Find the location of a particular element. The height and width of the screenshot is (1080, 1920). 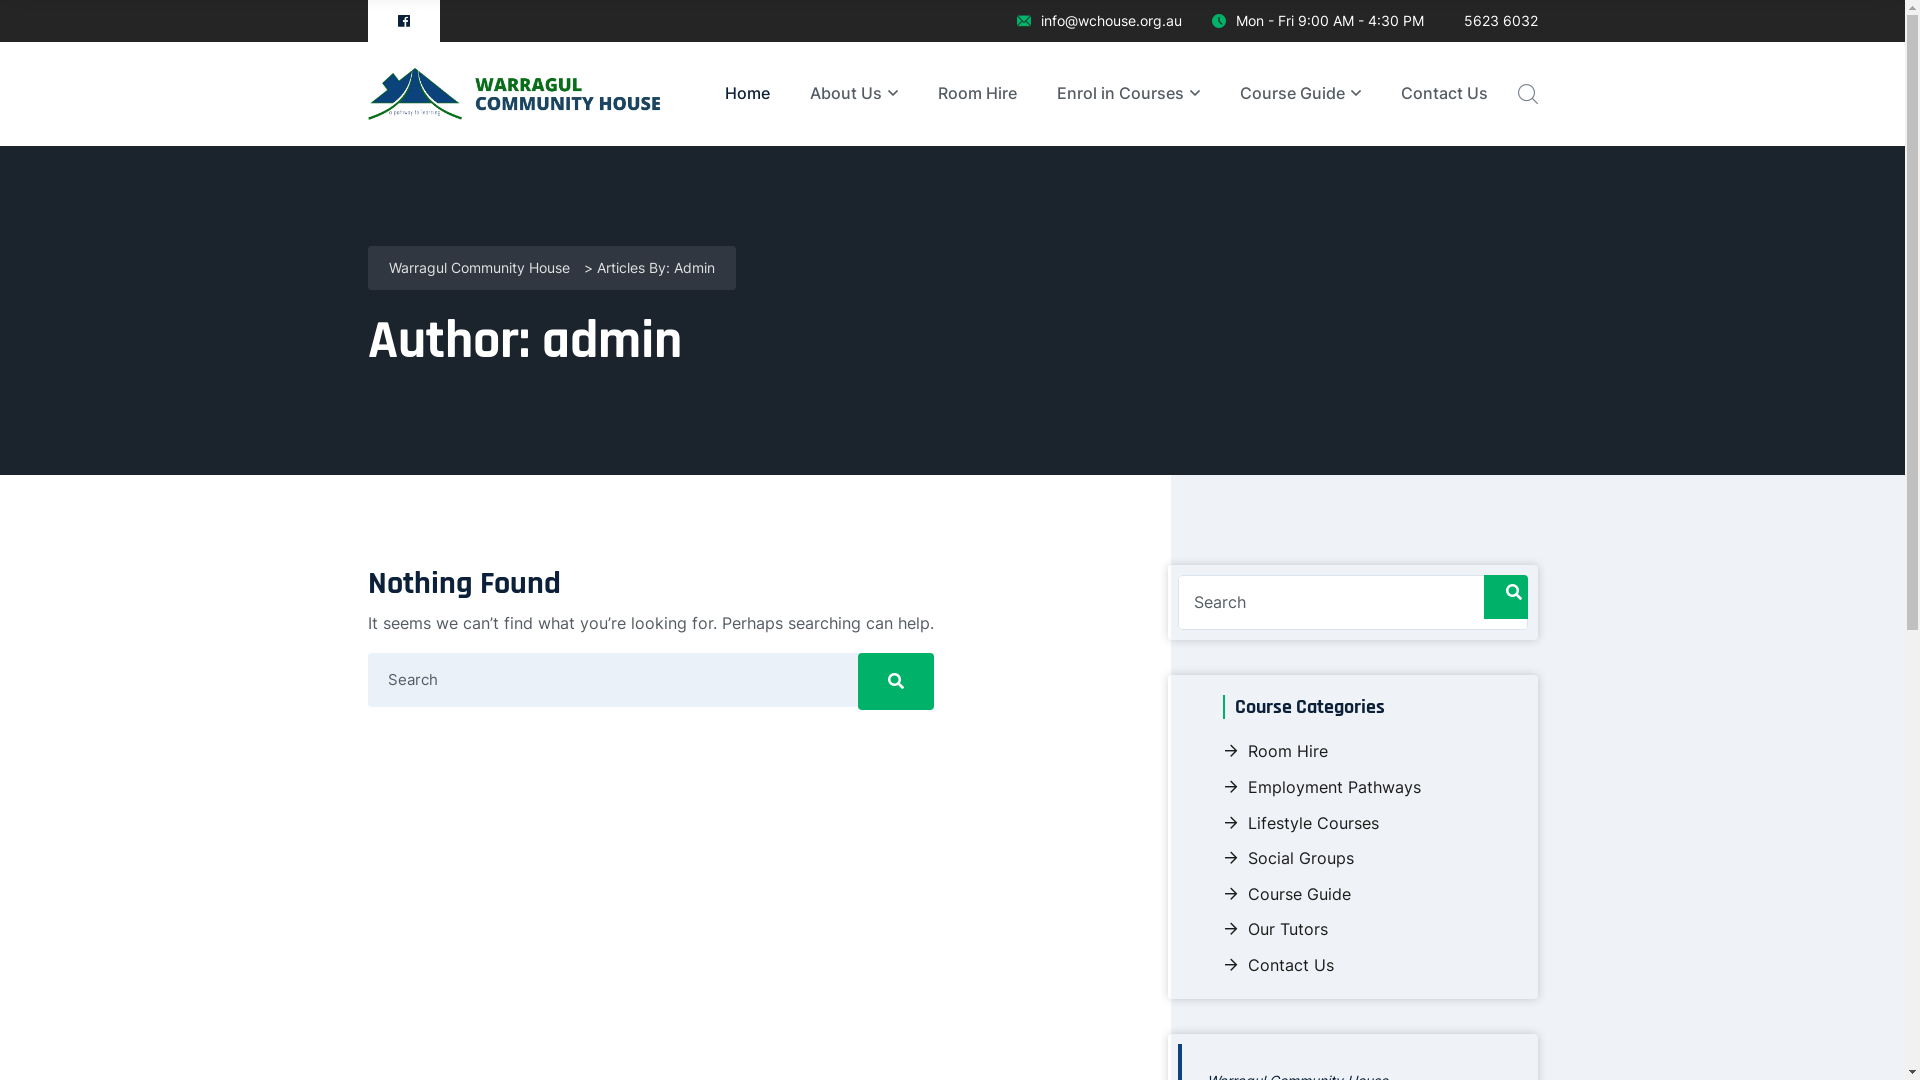

'Mon - Fri 9:00 AM - 4:30 PM' is located at coordinates (1210, 20).